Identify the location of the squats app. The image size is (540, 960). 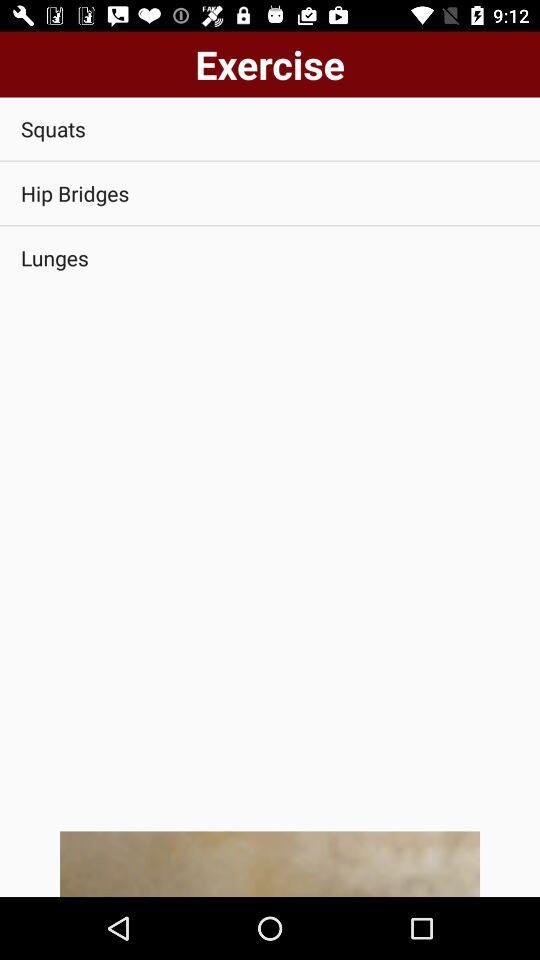
(270, 128).